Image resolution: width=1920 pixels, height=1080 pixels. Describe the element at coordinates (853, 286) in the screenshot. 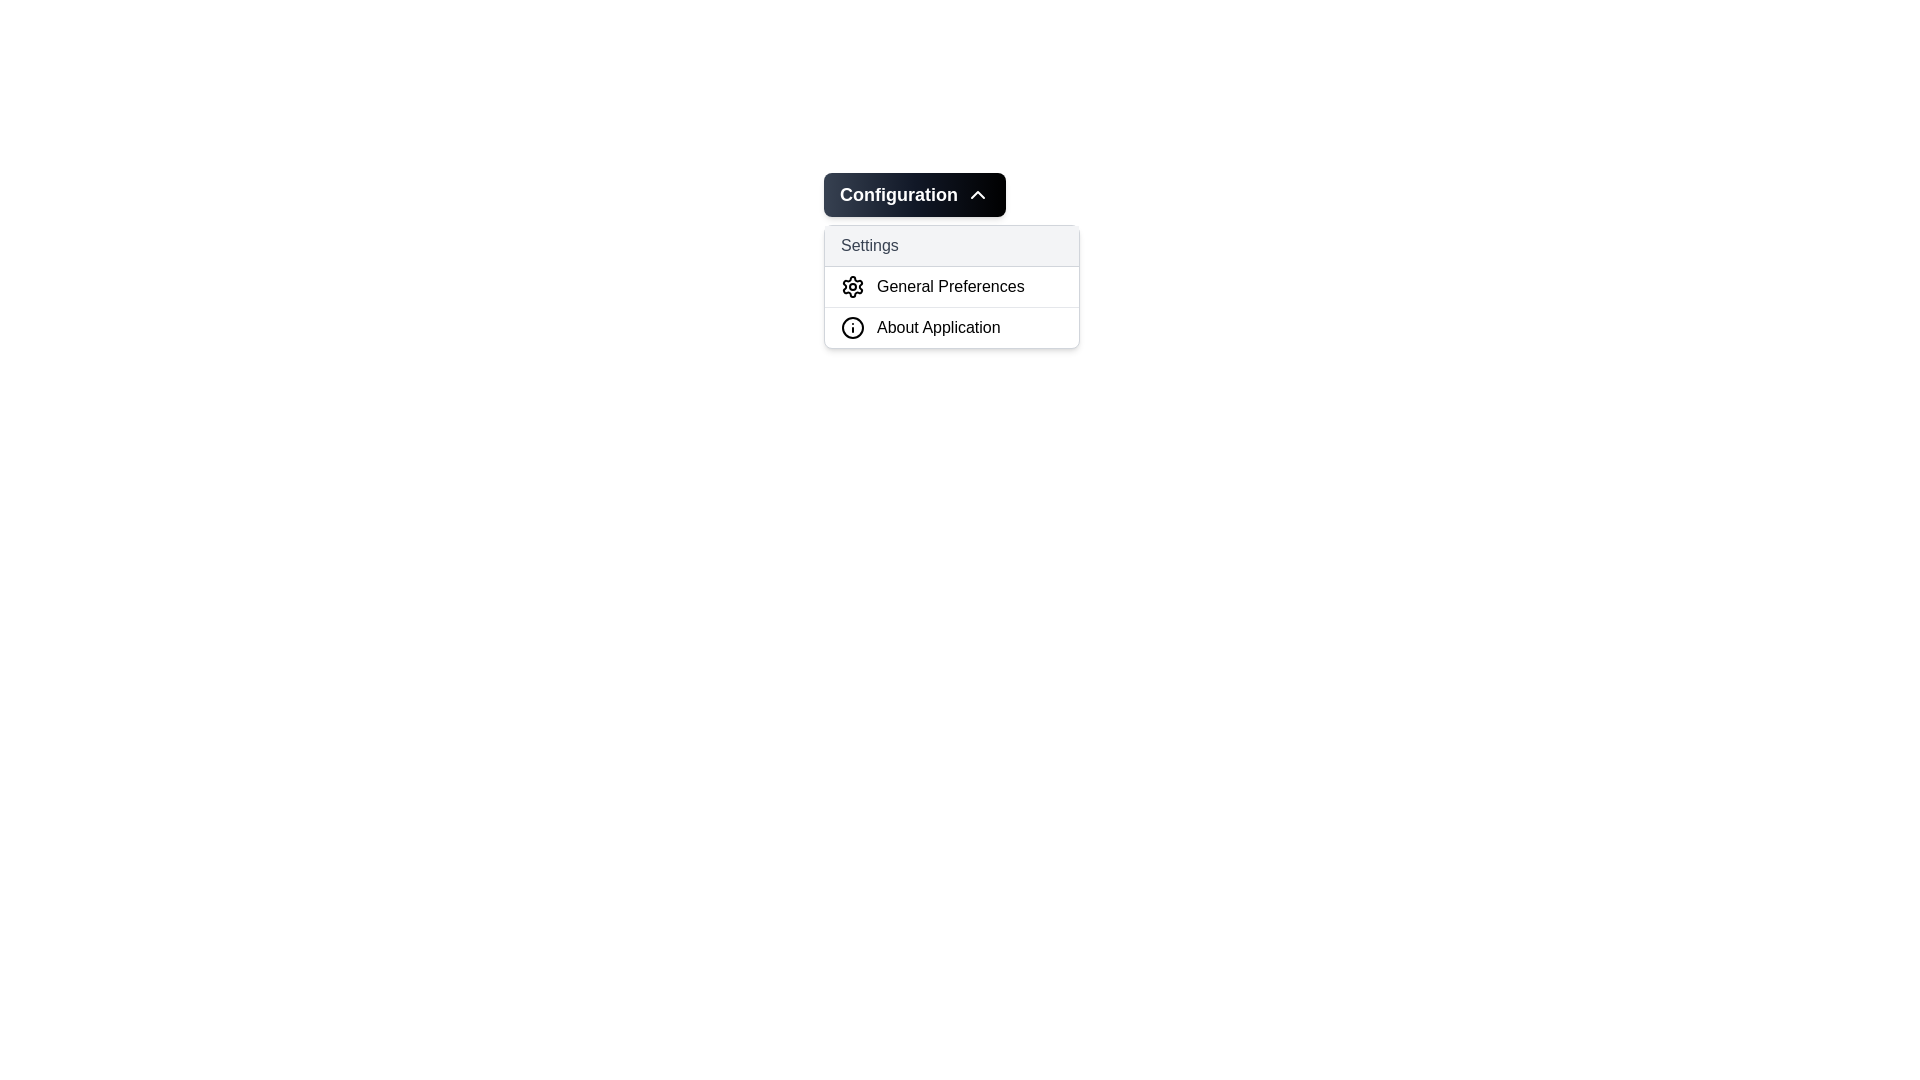

I see `the cogwheel icon located in the dropdown menu under the 'Configuration' button` at that location.